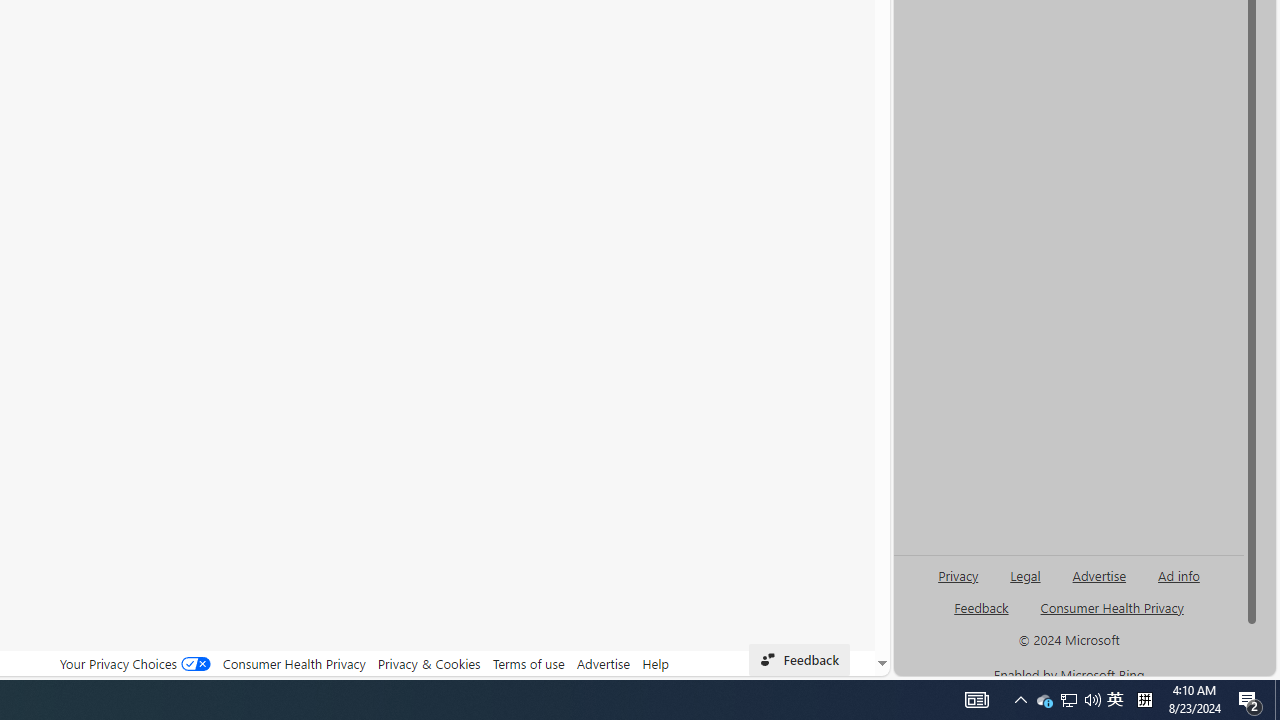 The width and height of the screenshot is (1280, 720). Describe the element at coordinates (428, 663) in the screenshot. I see `'Privacy & Cookies'` at that location.